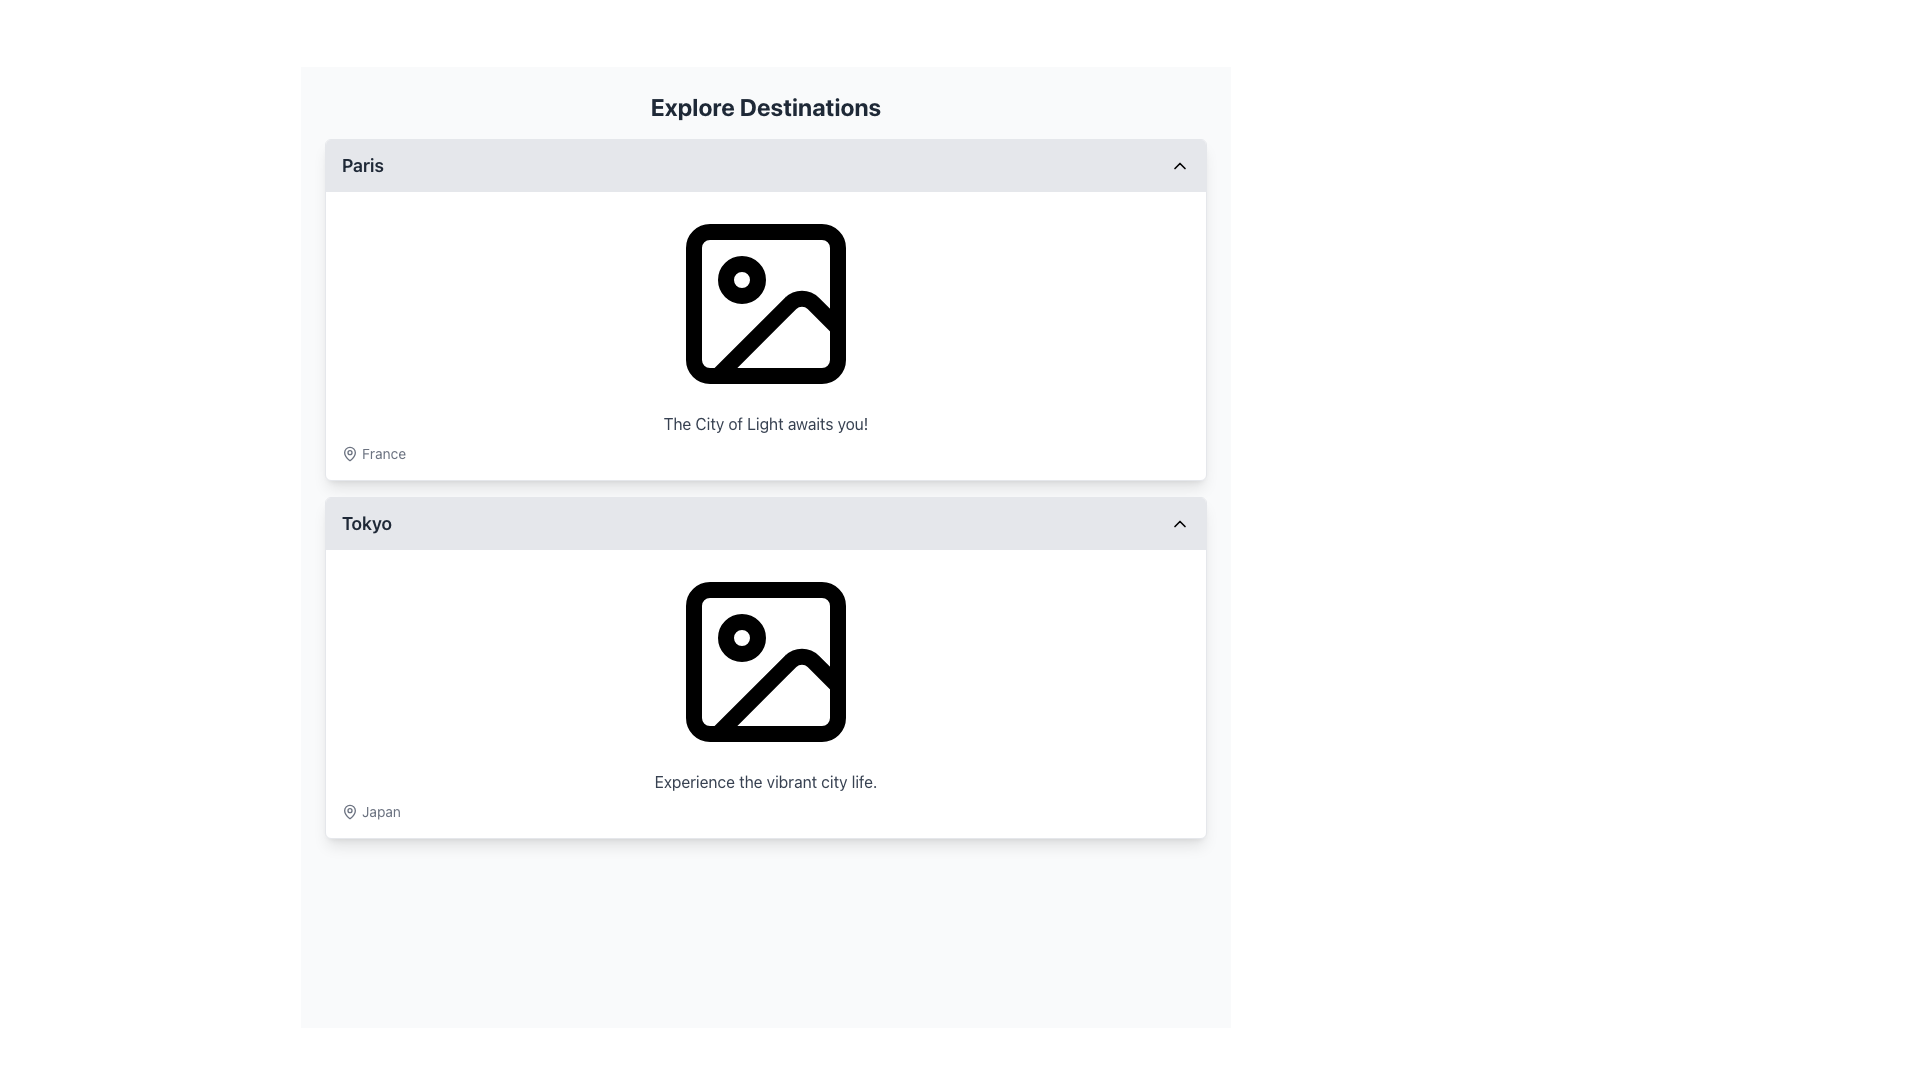 The width and height of the screenshot is (1920, 1080). Describe the element at coordinates (776, 335) in the screenshot. I see `the mountain-shaped icon in the 'Paris' section, located centrally below the 'Explore Destinations' title` at that location.